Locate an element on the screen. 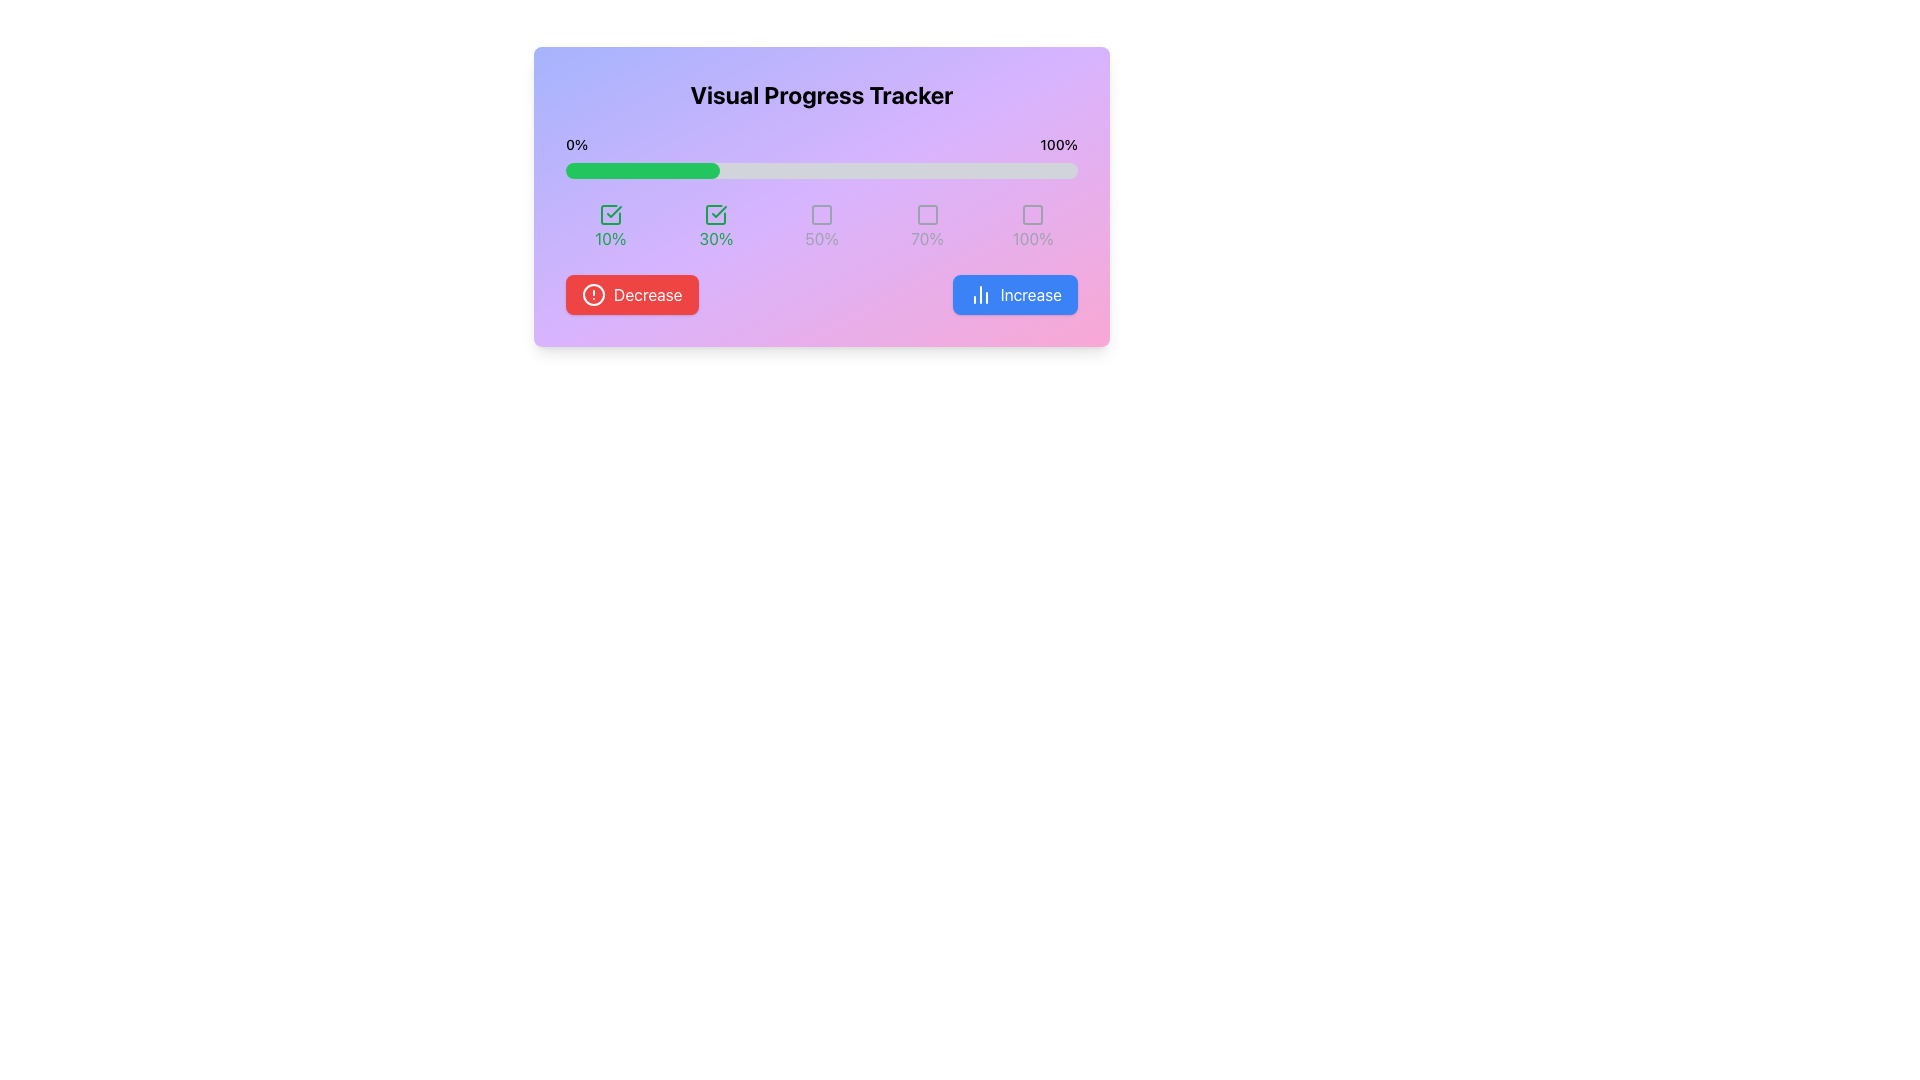 This screenshot has width=1920, height=1080. the progress level is located at coordinates (611, 169).